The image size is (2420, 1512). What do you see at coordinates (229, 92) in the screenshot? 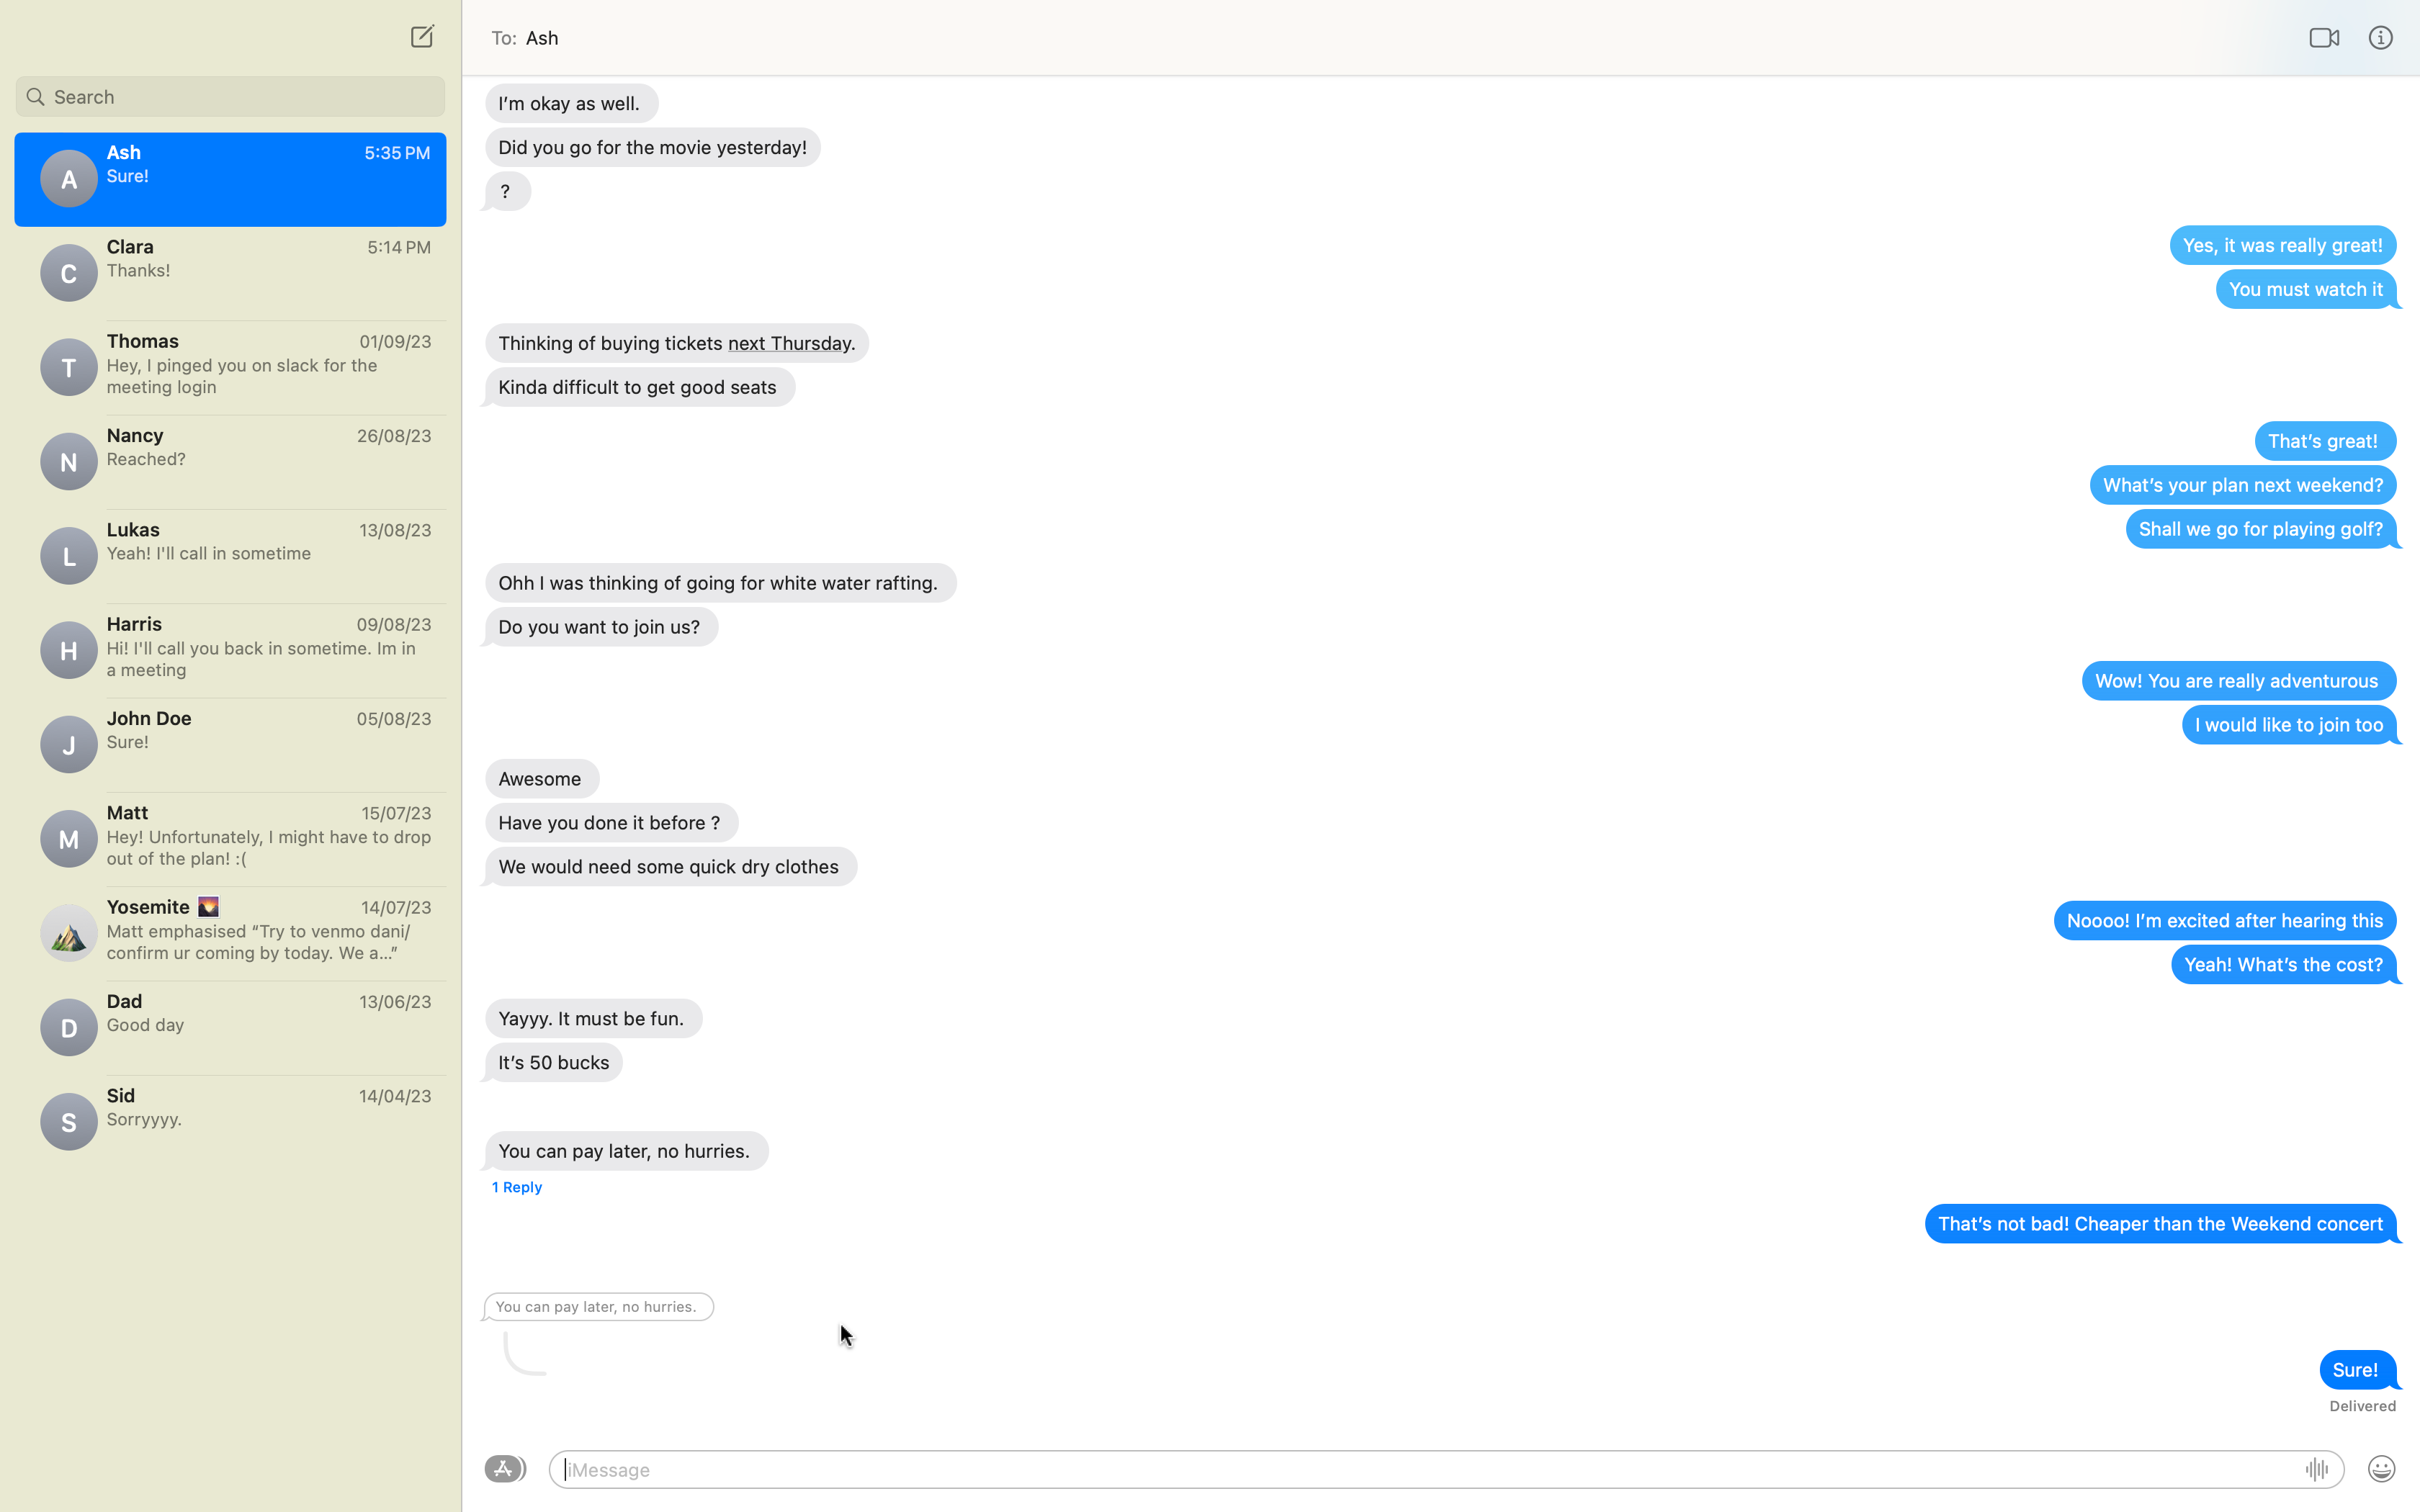
I see `Locate and open "Emily"s" contact information` at bounding box center [229, 92].